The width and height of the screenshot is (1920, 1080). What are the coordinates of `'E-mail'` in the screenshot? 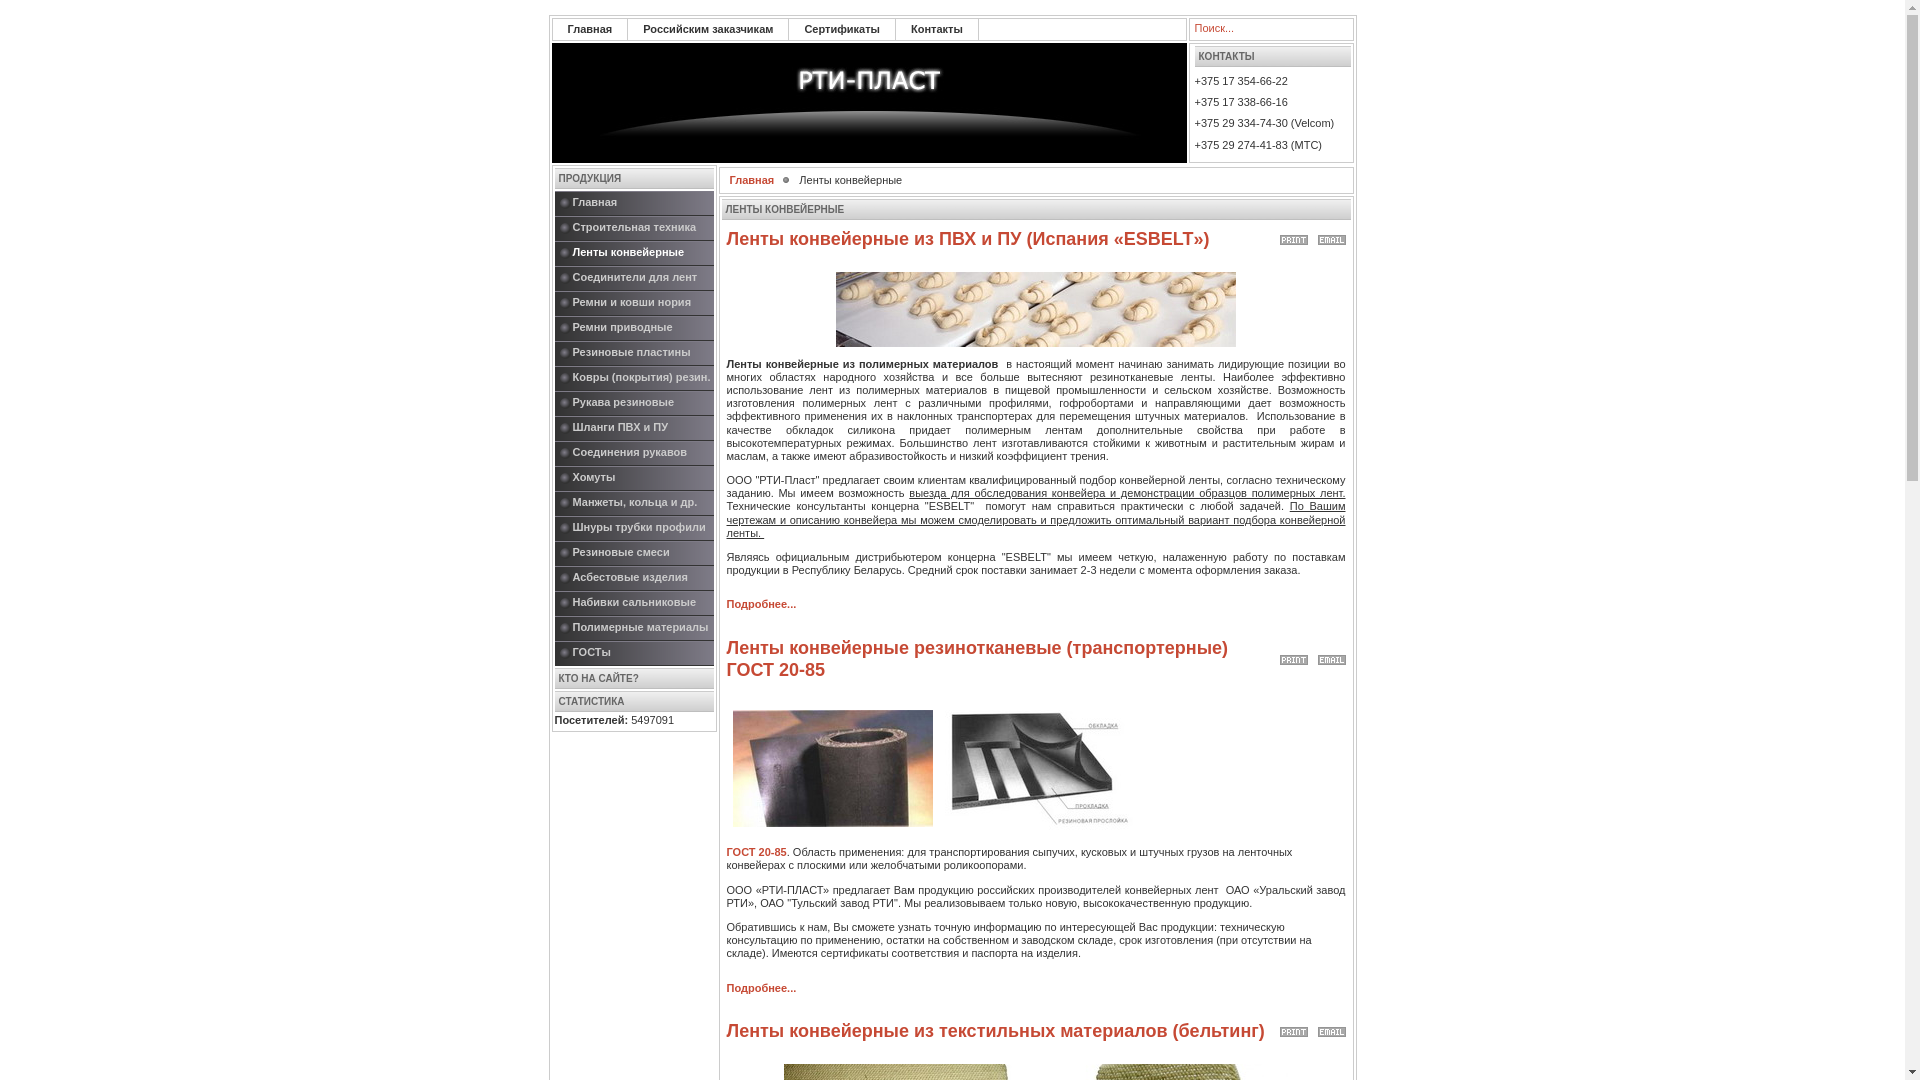 It's located at (1331, 1028).